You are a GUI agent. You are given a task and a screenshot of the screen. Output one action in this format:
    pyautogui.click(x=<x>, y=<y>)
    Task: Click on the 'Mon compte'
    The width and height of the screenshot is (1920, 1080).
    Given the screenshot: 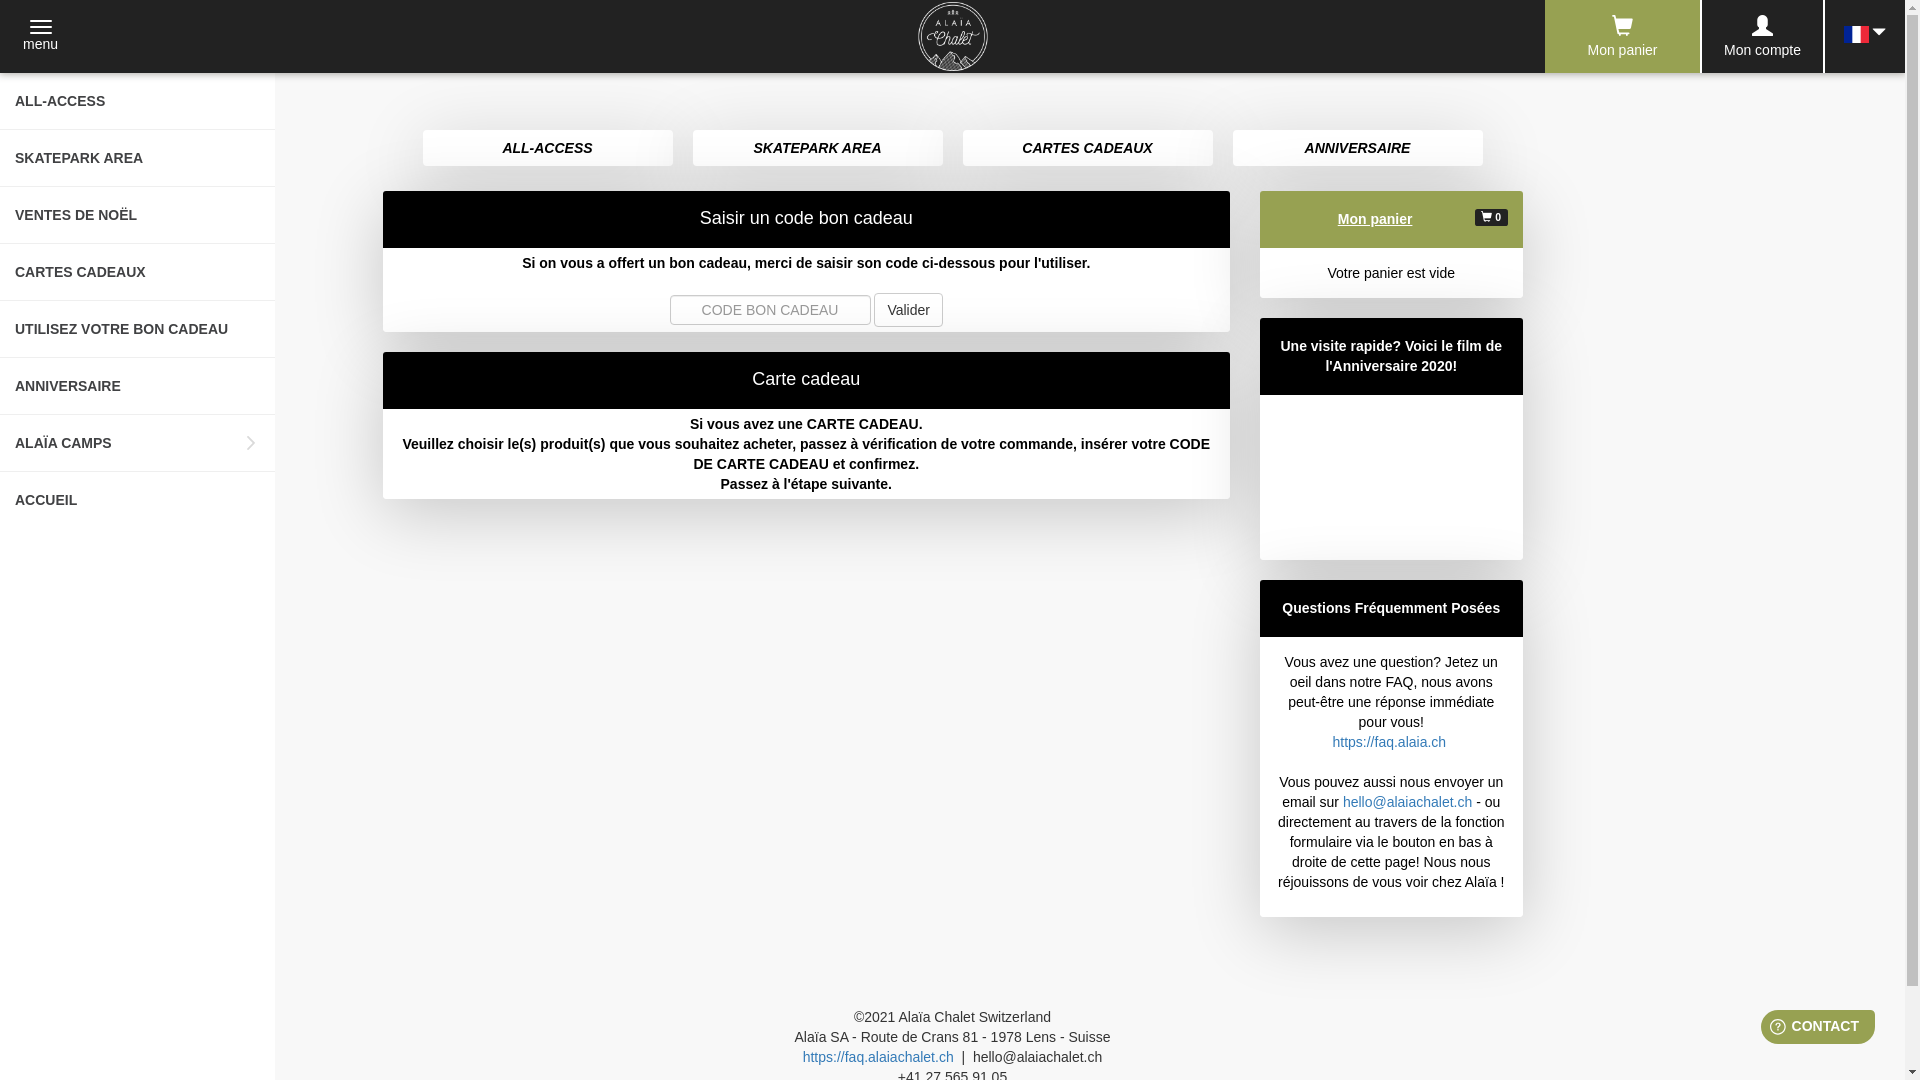 What is the action you would take?
    pyautogui.click(x=1762, y=37)
    